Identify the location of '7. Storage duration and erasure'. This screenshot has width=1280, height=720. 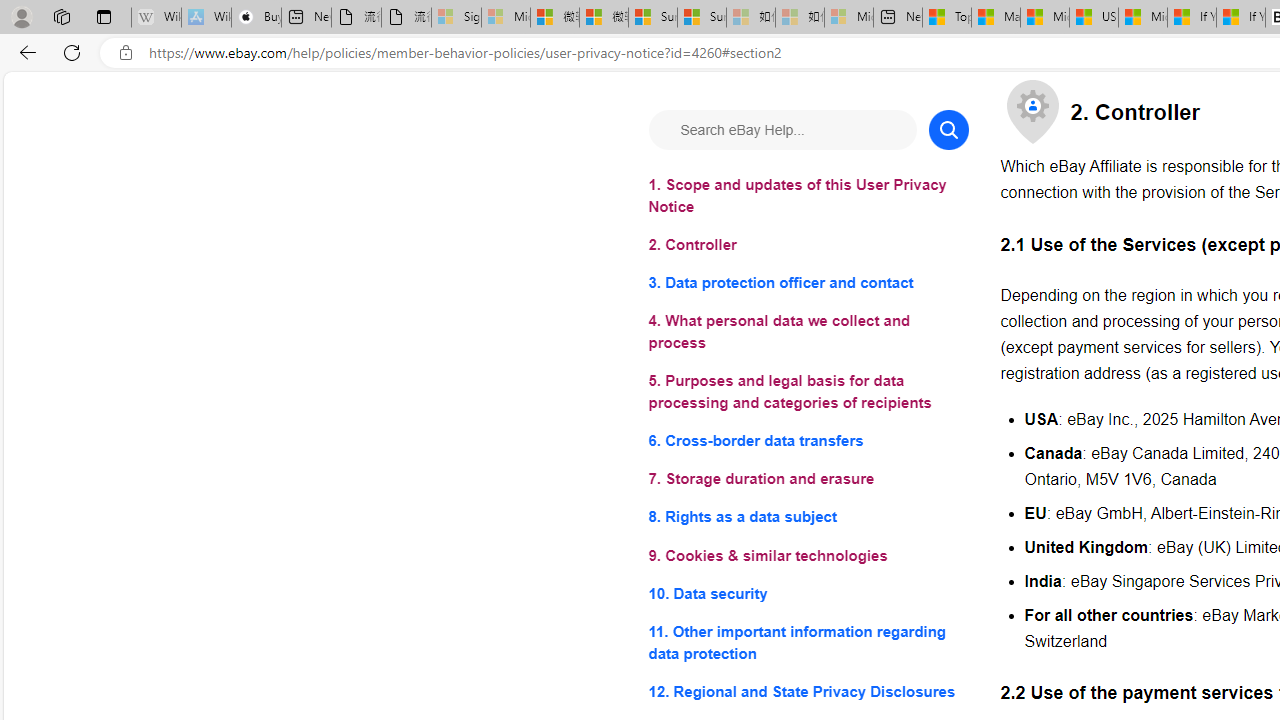
(808, 479).